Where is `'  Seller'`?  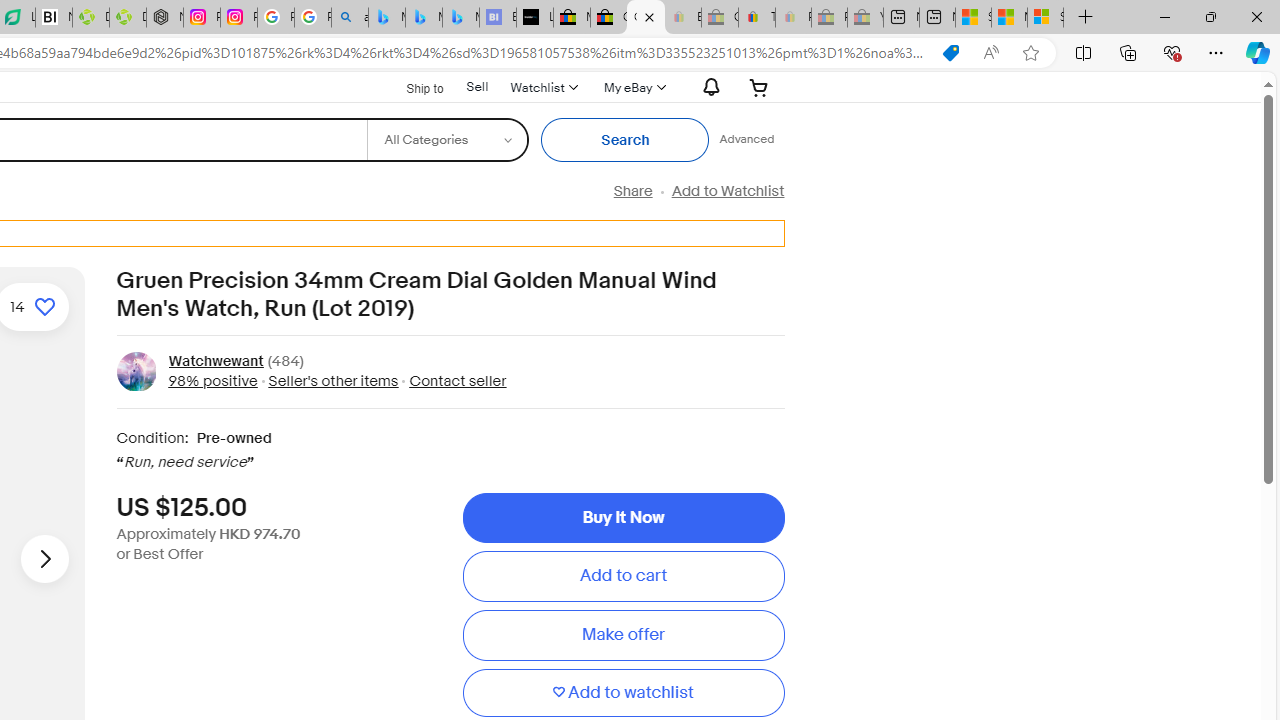 '  Seller' is located at coordinates (328, 380).